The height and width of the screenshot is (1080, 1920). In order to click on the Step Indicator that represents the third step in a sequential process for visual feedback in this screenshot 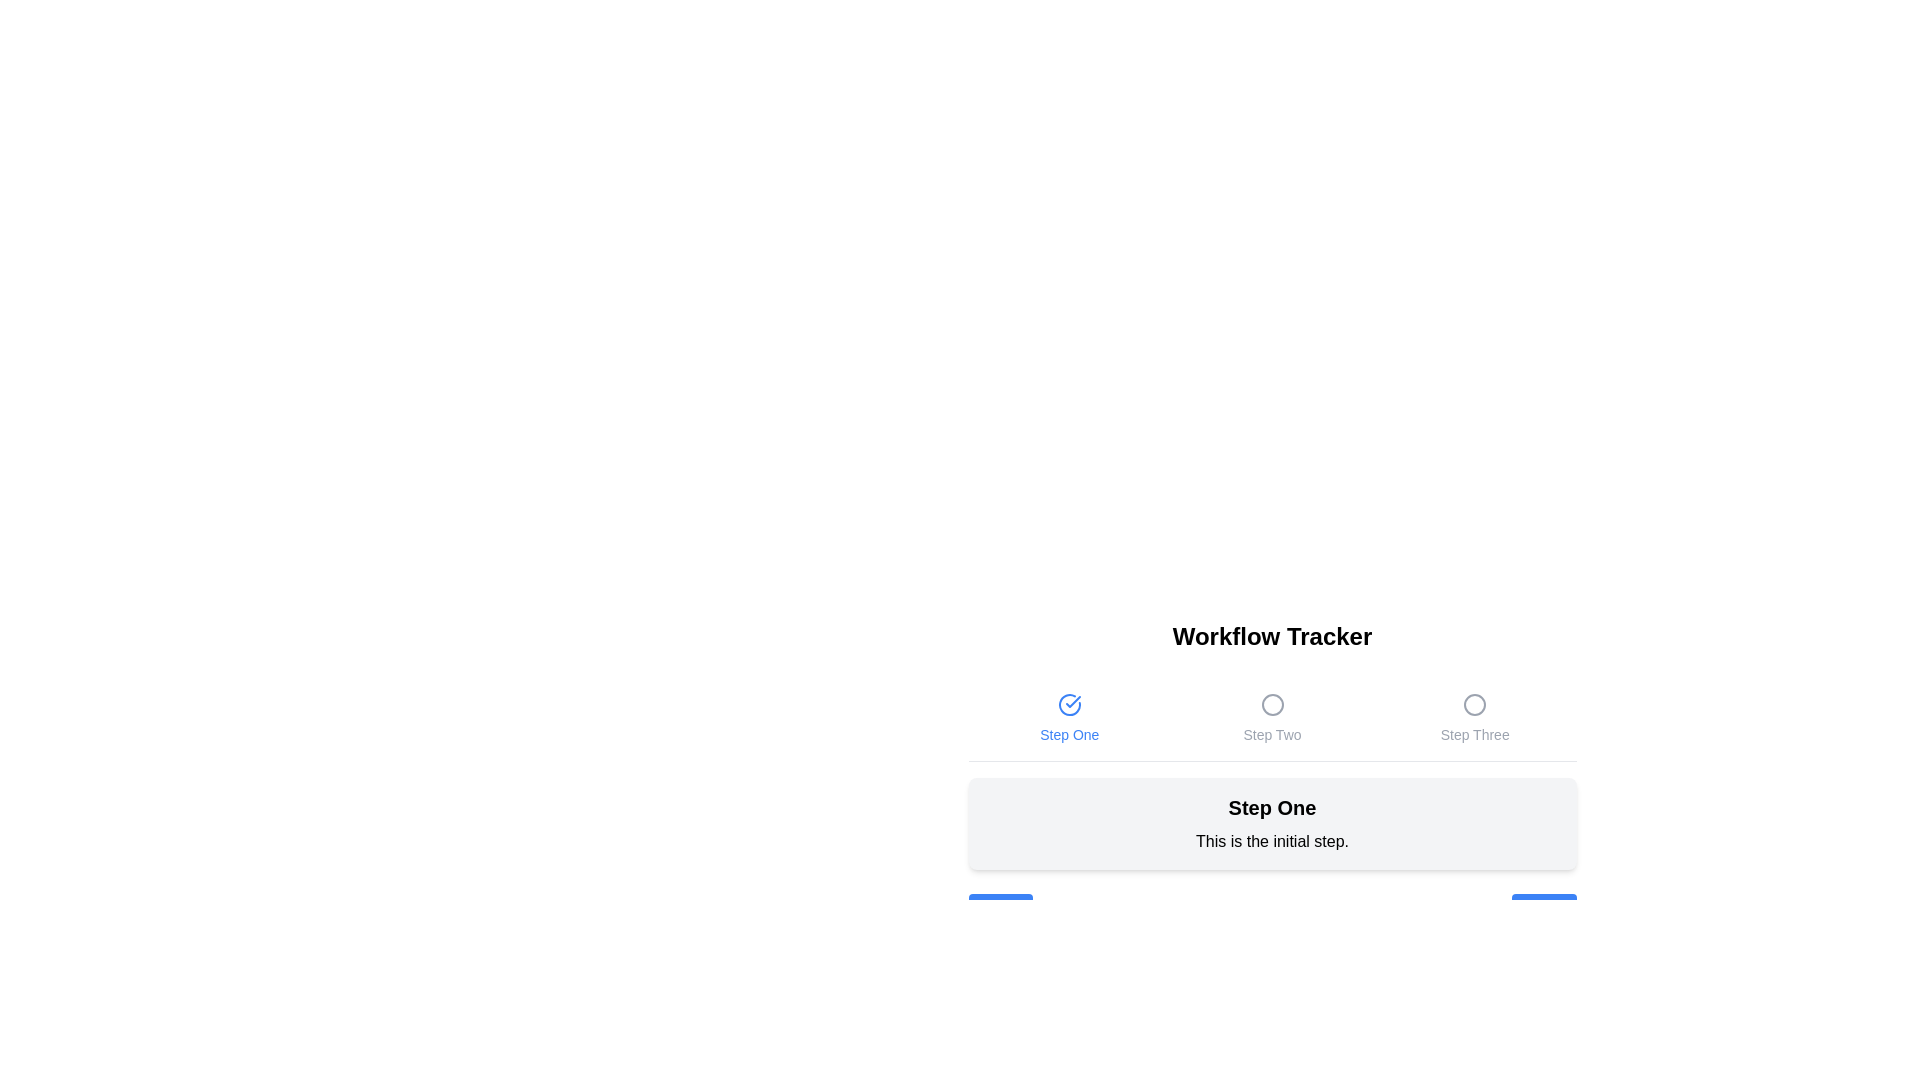, I will do `click(1475, 717)`.